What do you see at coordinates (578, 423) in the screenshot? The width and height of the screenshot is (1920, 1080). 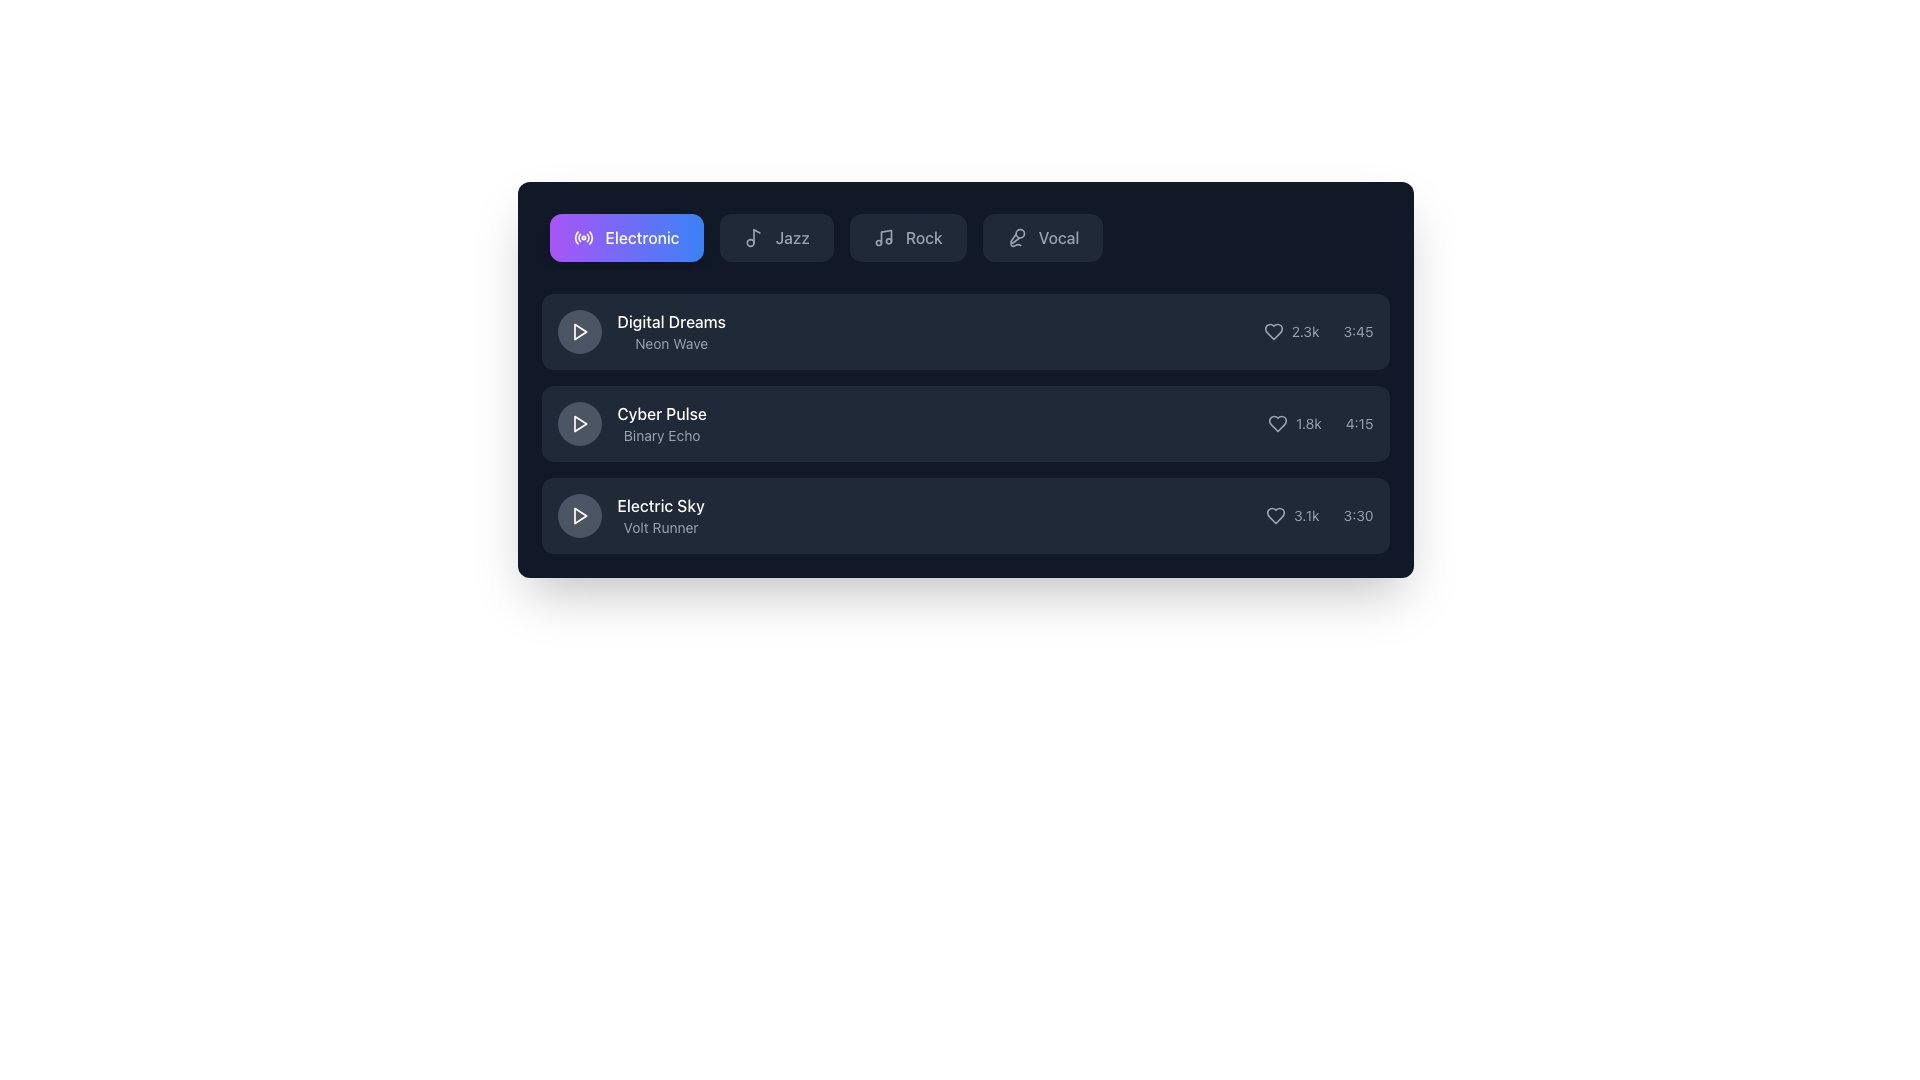 I see `the central play button icon` at bounding box center [578, 423].